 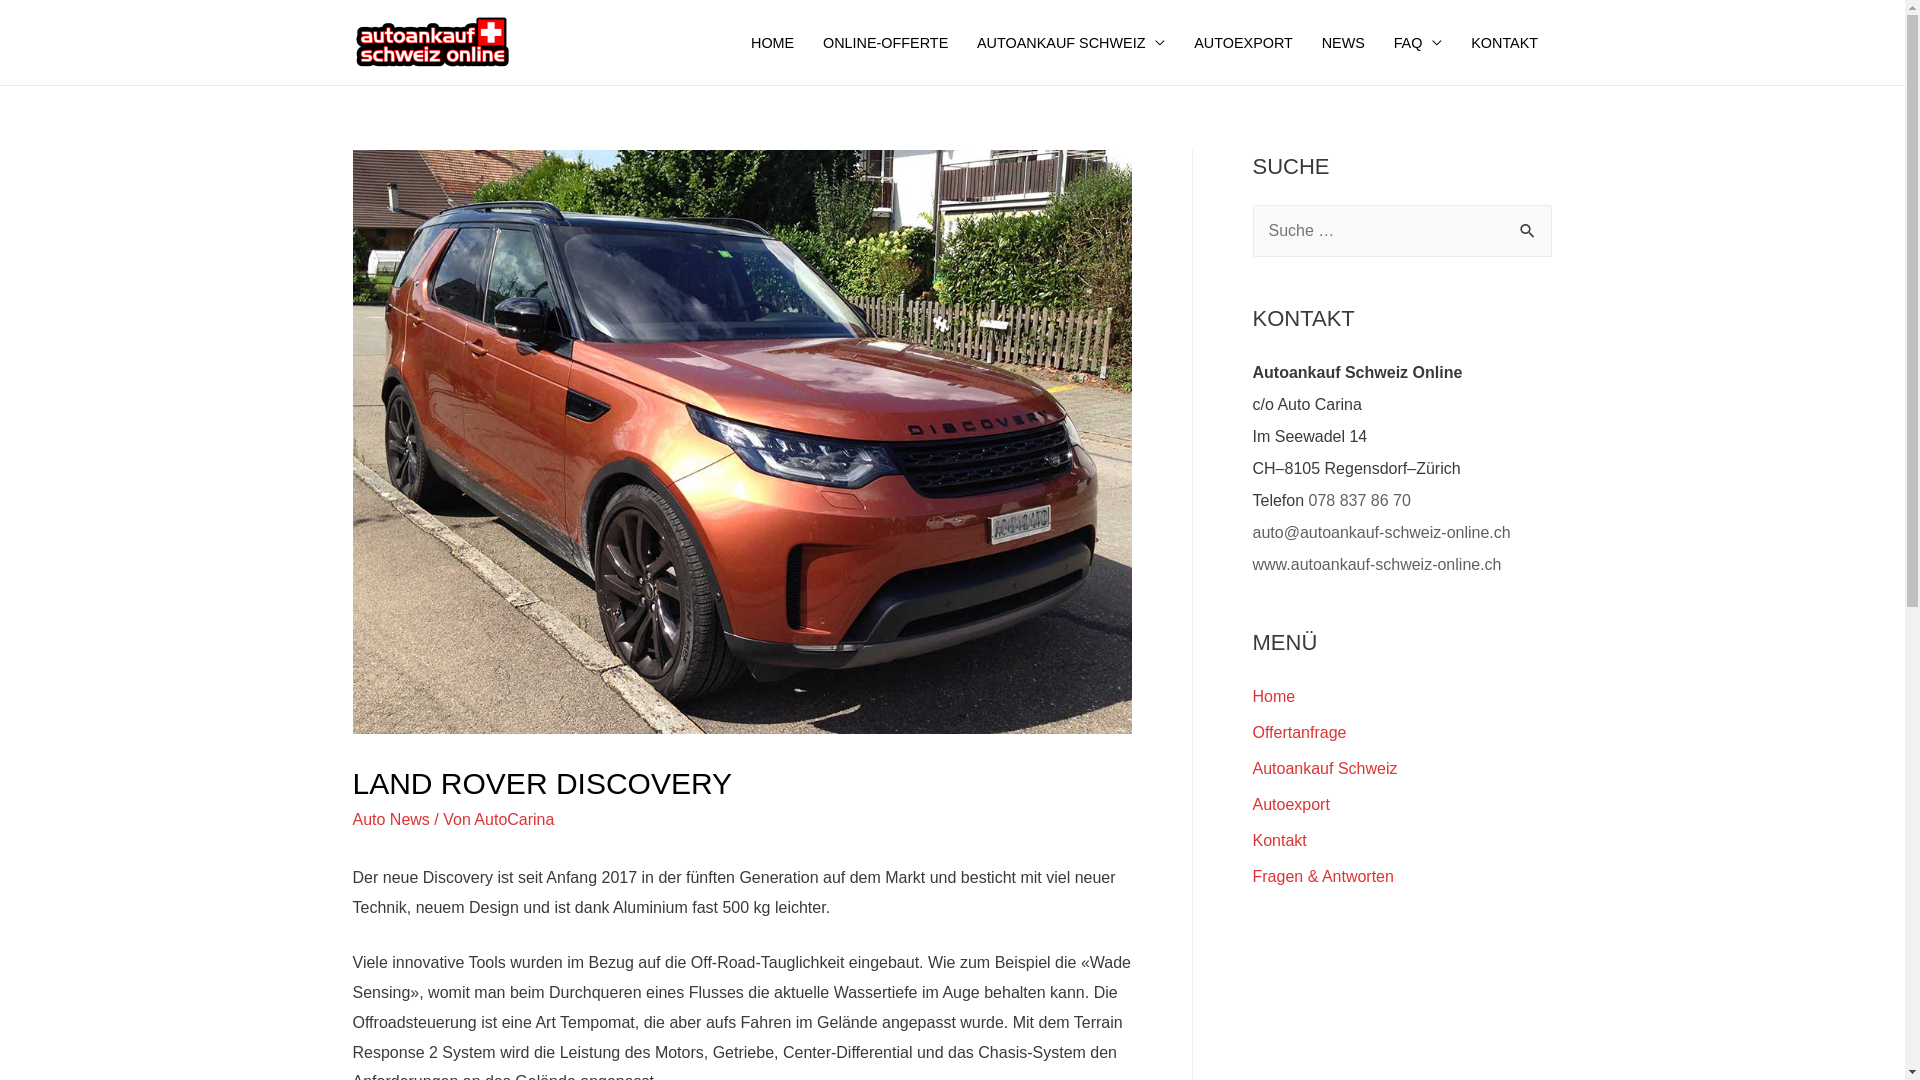 I want to click on 'auto@autoankauf-schweiz-online.ch', so click(x=1380, y=531).